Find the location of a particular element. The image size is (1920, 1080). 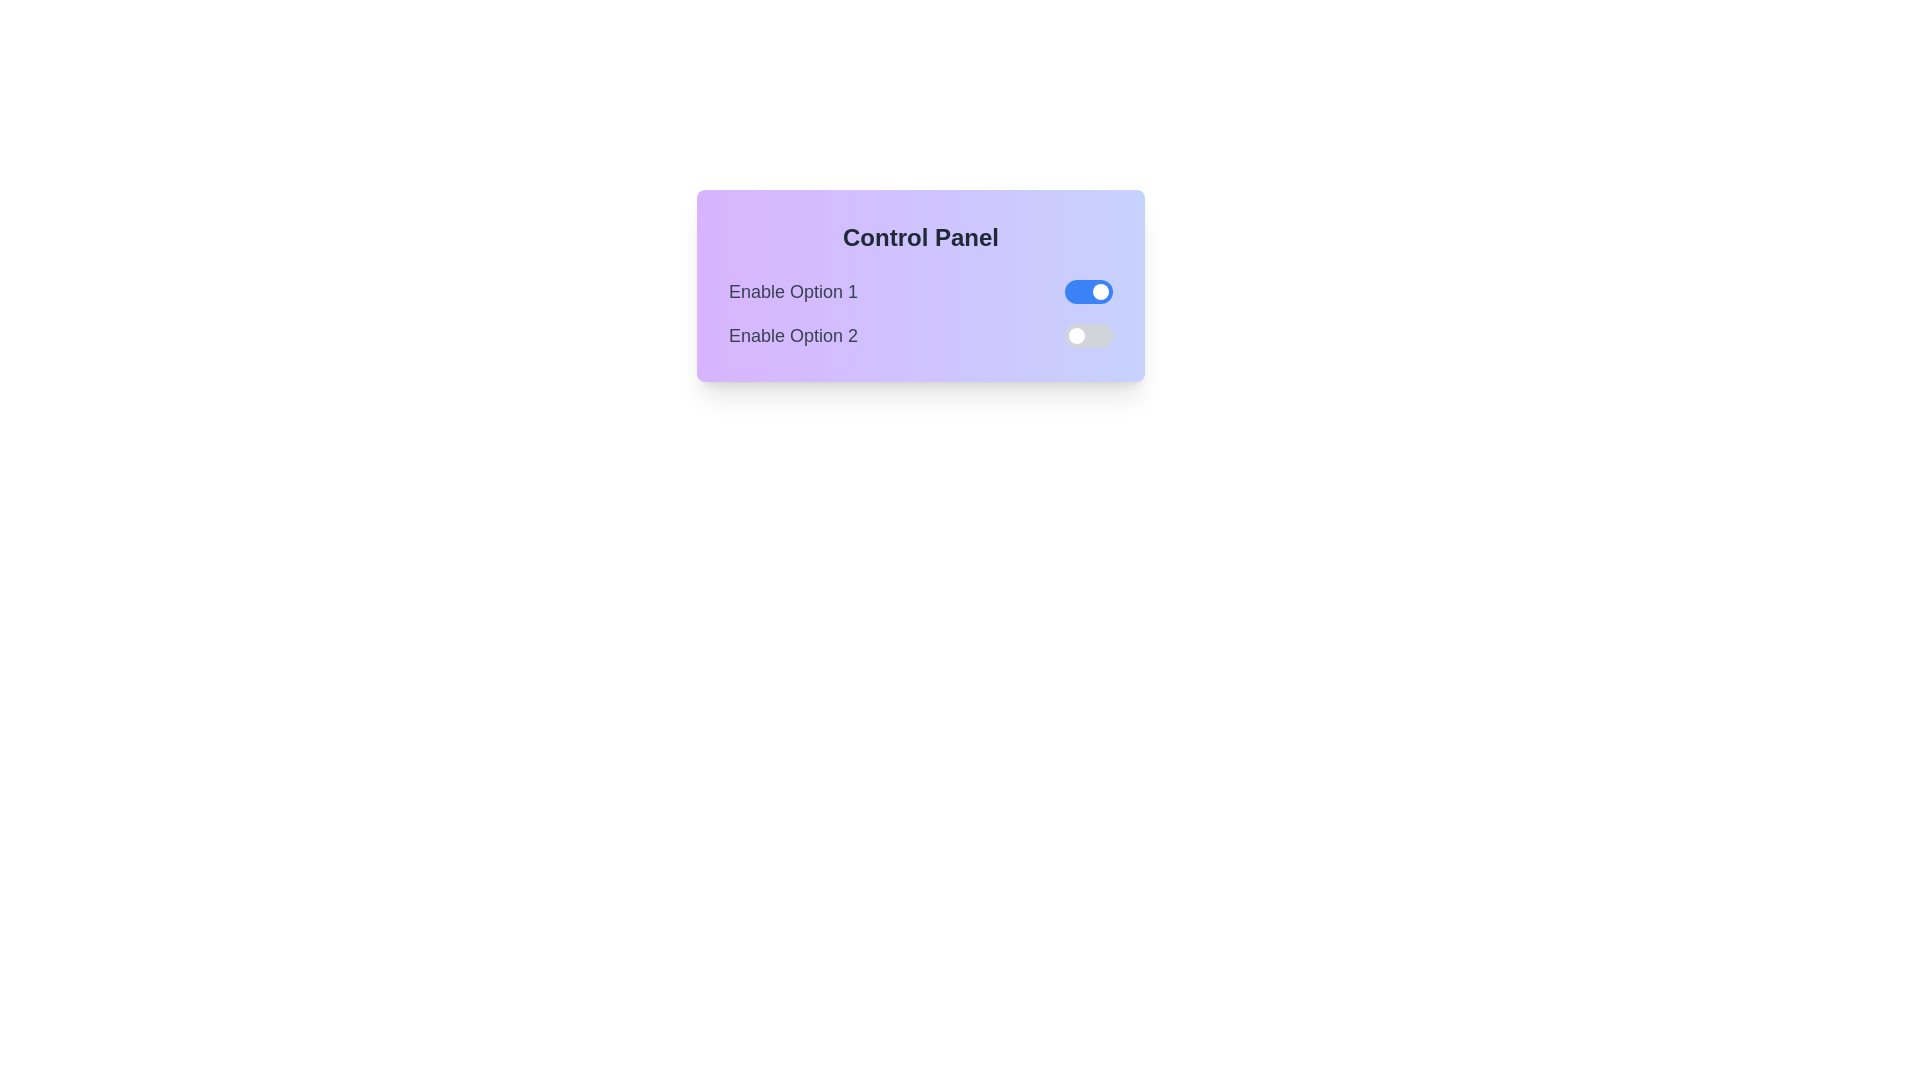

the Heading text element that displays 'Control Panel', which is bold and centered with a dark gray color on a gradient background is located at coordinates (920, 237).